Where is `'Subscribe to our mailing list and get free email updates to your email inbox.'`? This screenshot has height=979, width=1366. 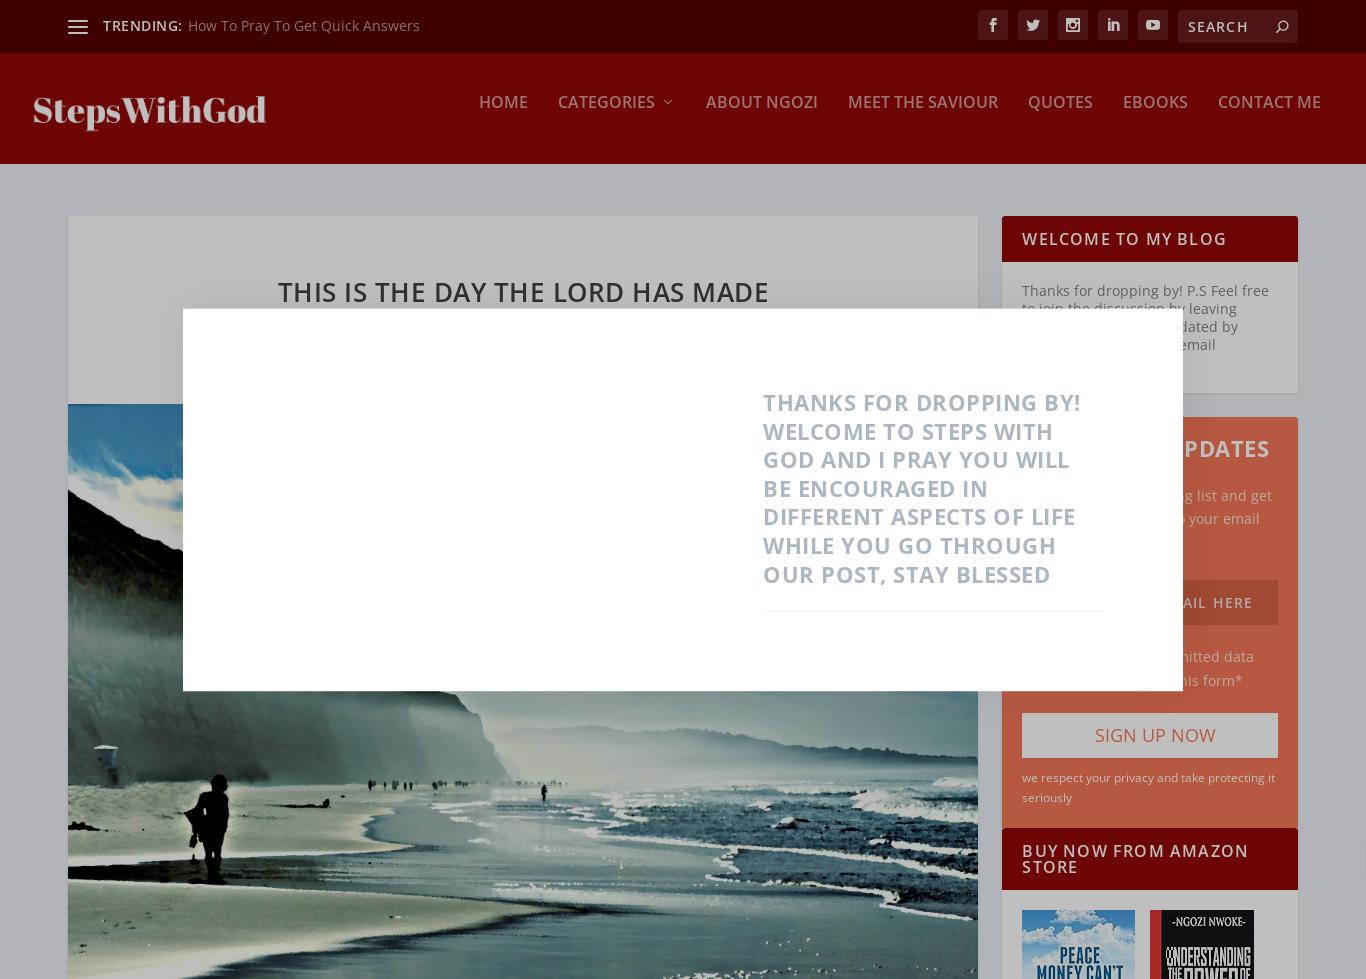
'Subscribe to our mailing list and get free email updates to your email inbox.' is located at coordinates (1150, 504).